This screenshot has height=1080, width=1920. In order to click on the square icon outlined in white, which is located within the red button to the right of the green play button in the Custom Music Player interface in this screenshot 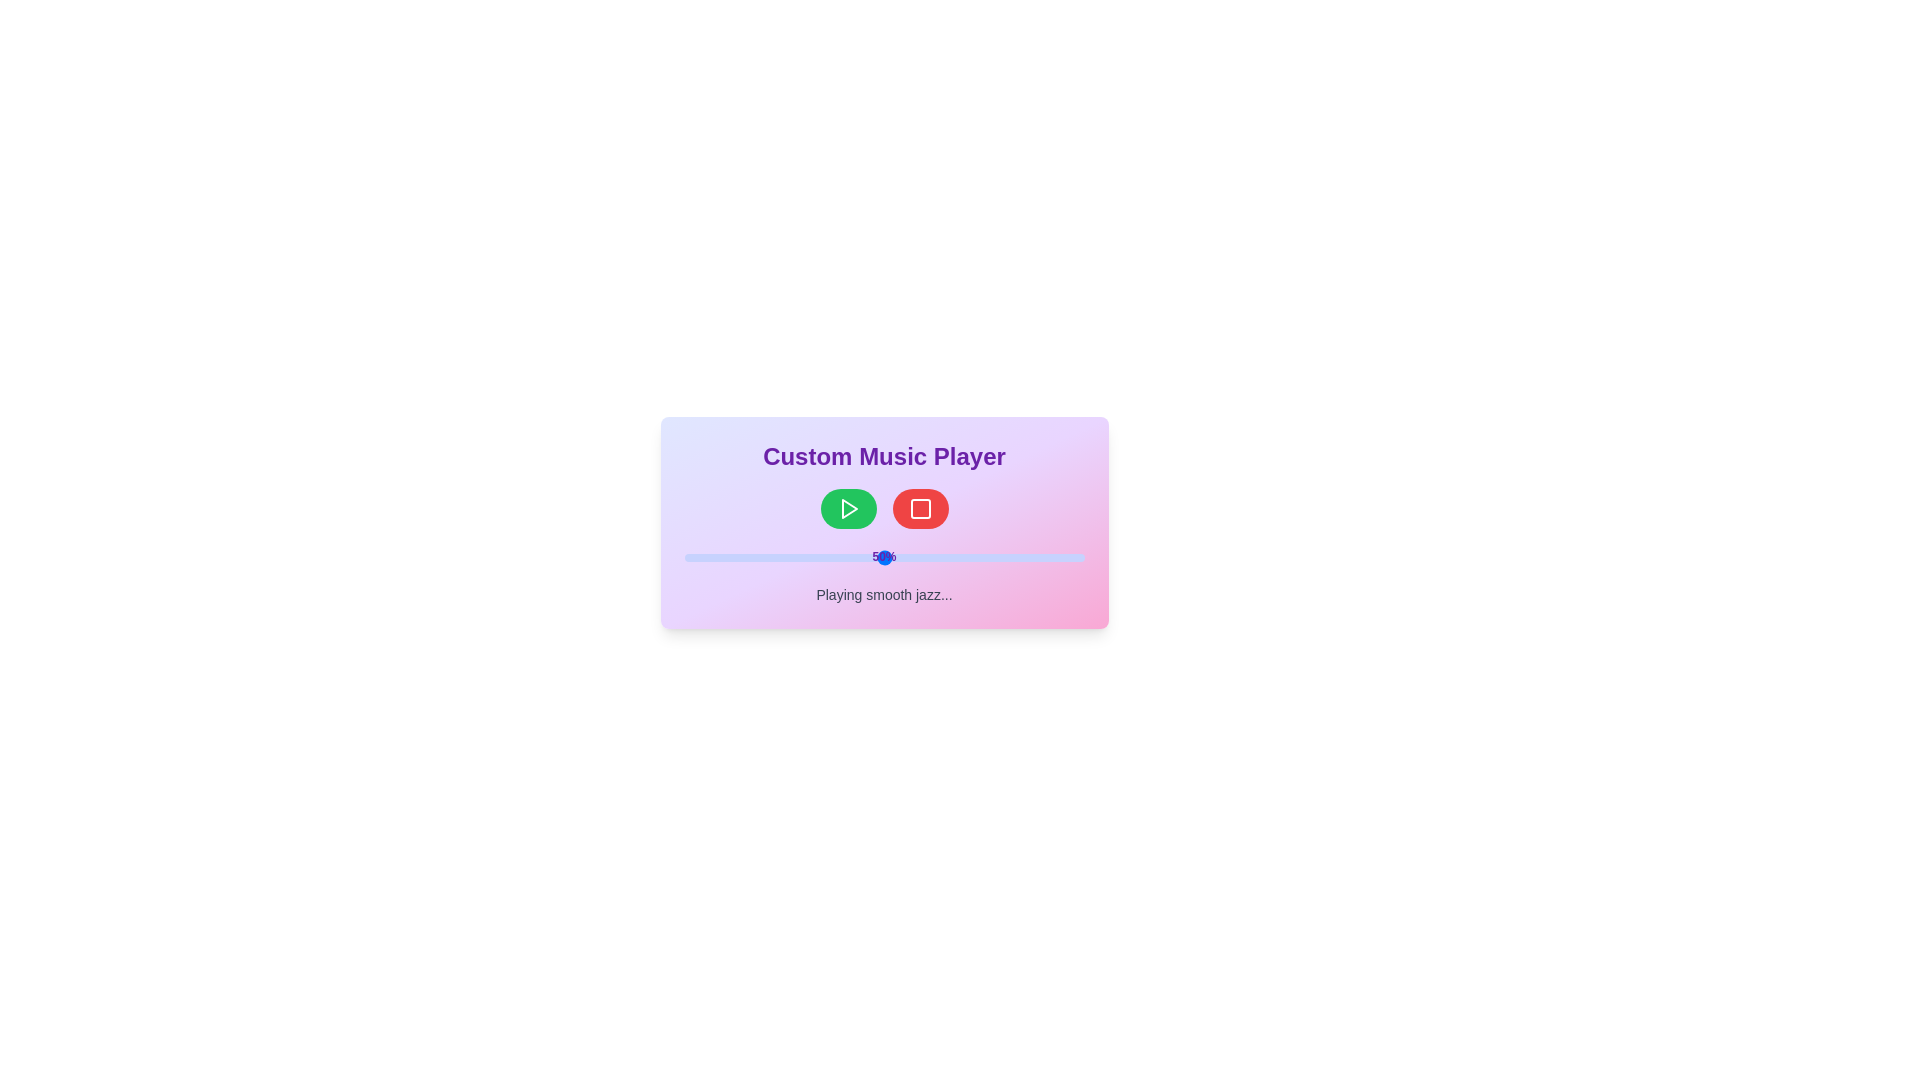, I will do `click(919, 508)`.